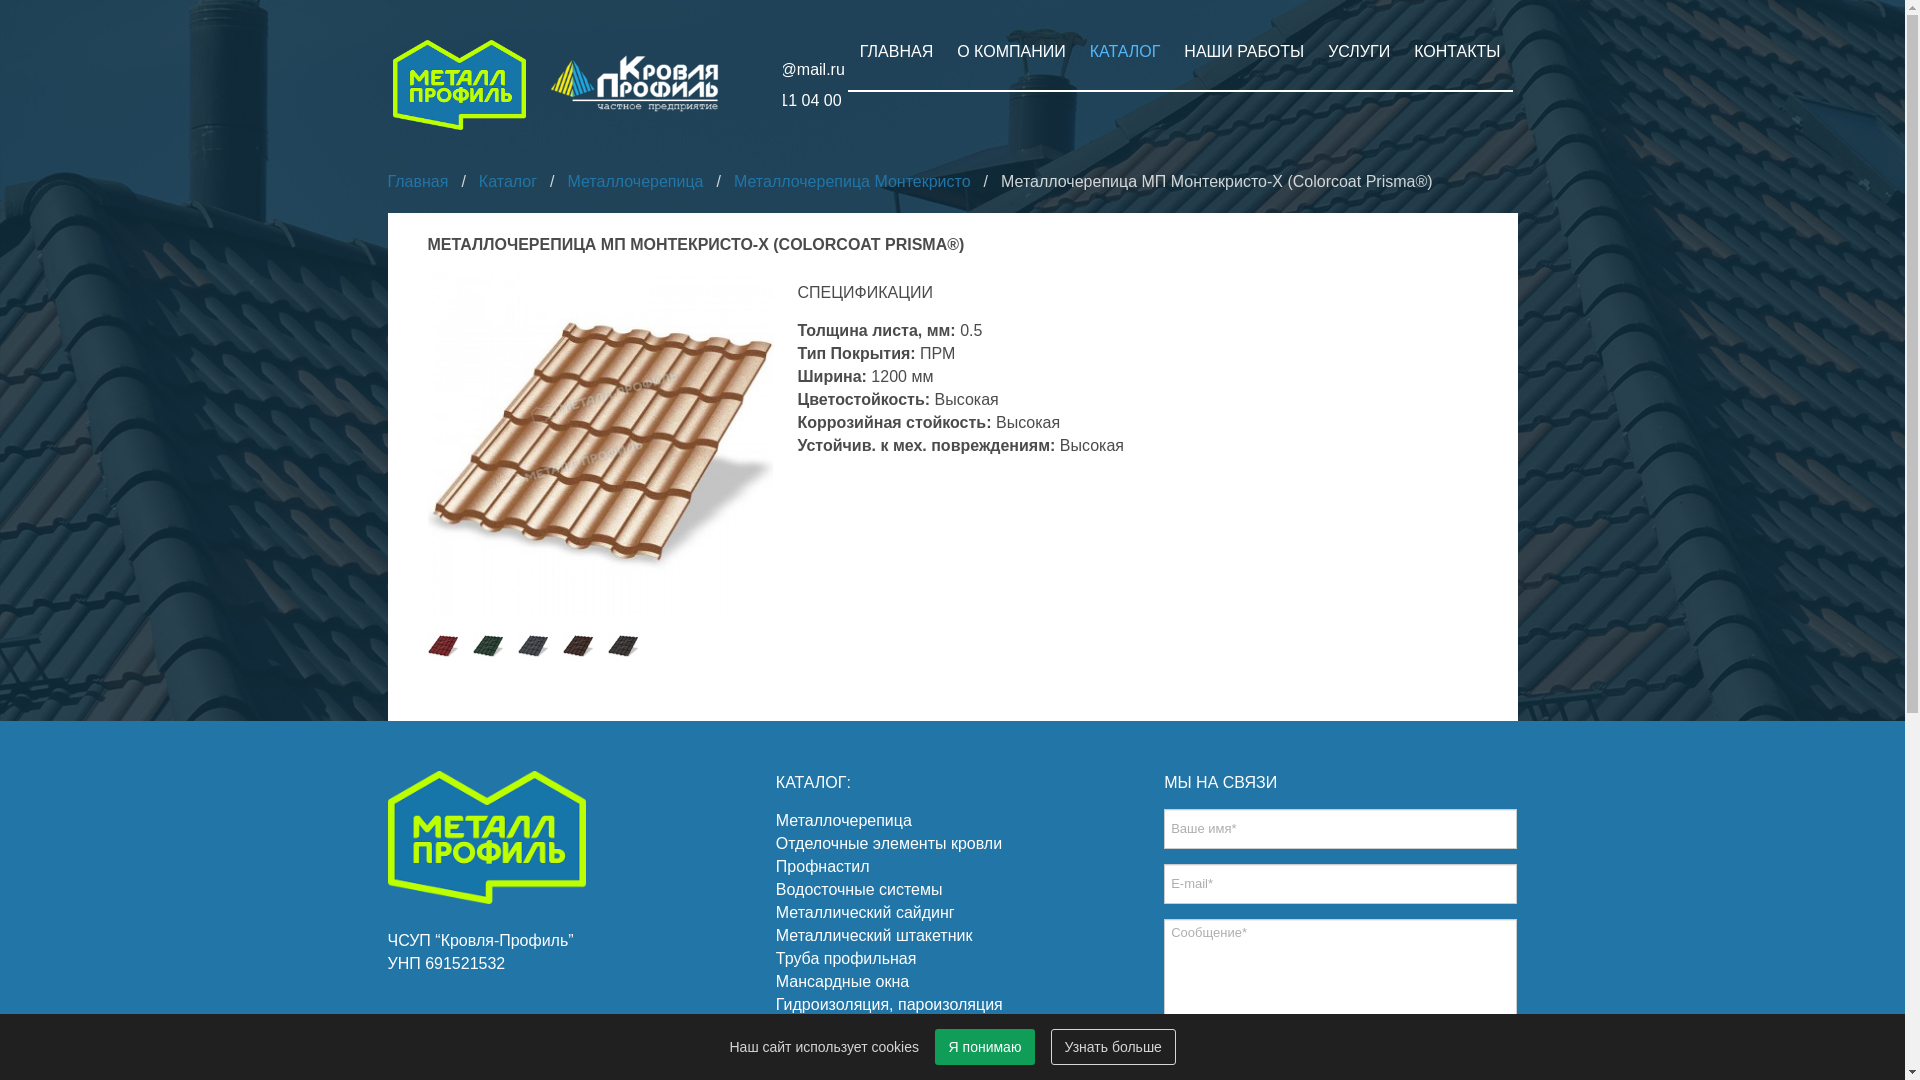 The width and height of the screenshot is (1920, 1080). What do you see at coordinates (599, 442) in the screenshot?
I see `'Drw0001ADA Helios'` at bounding box center [599, 442].